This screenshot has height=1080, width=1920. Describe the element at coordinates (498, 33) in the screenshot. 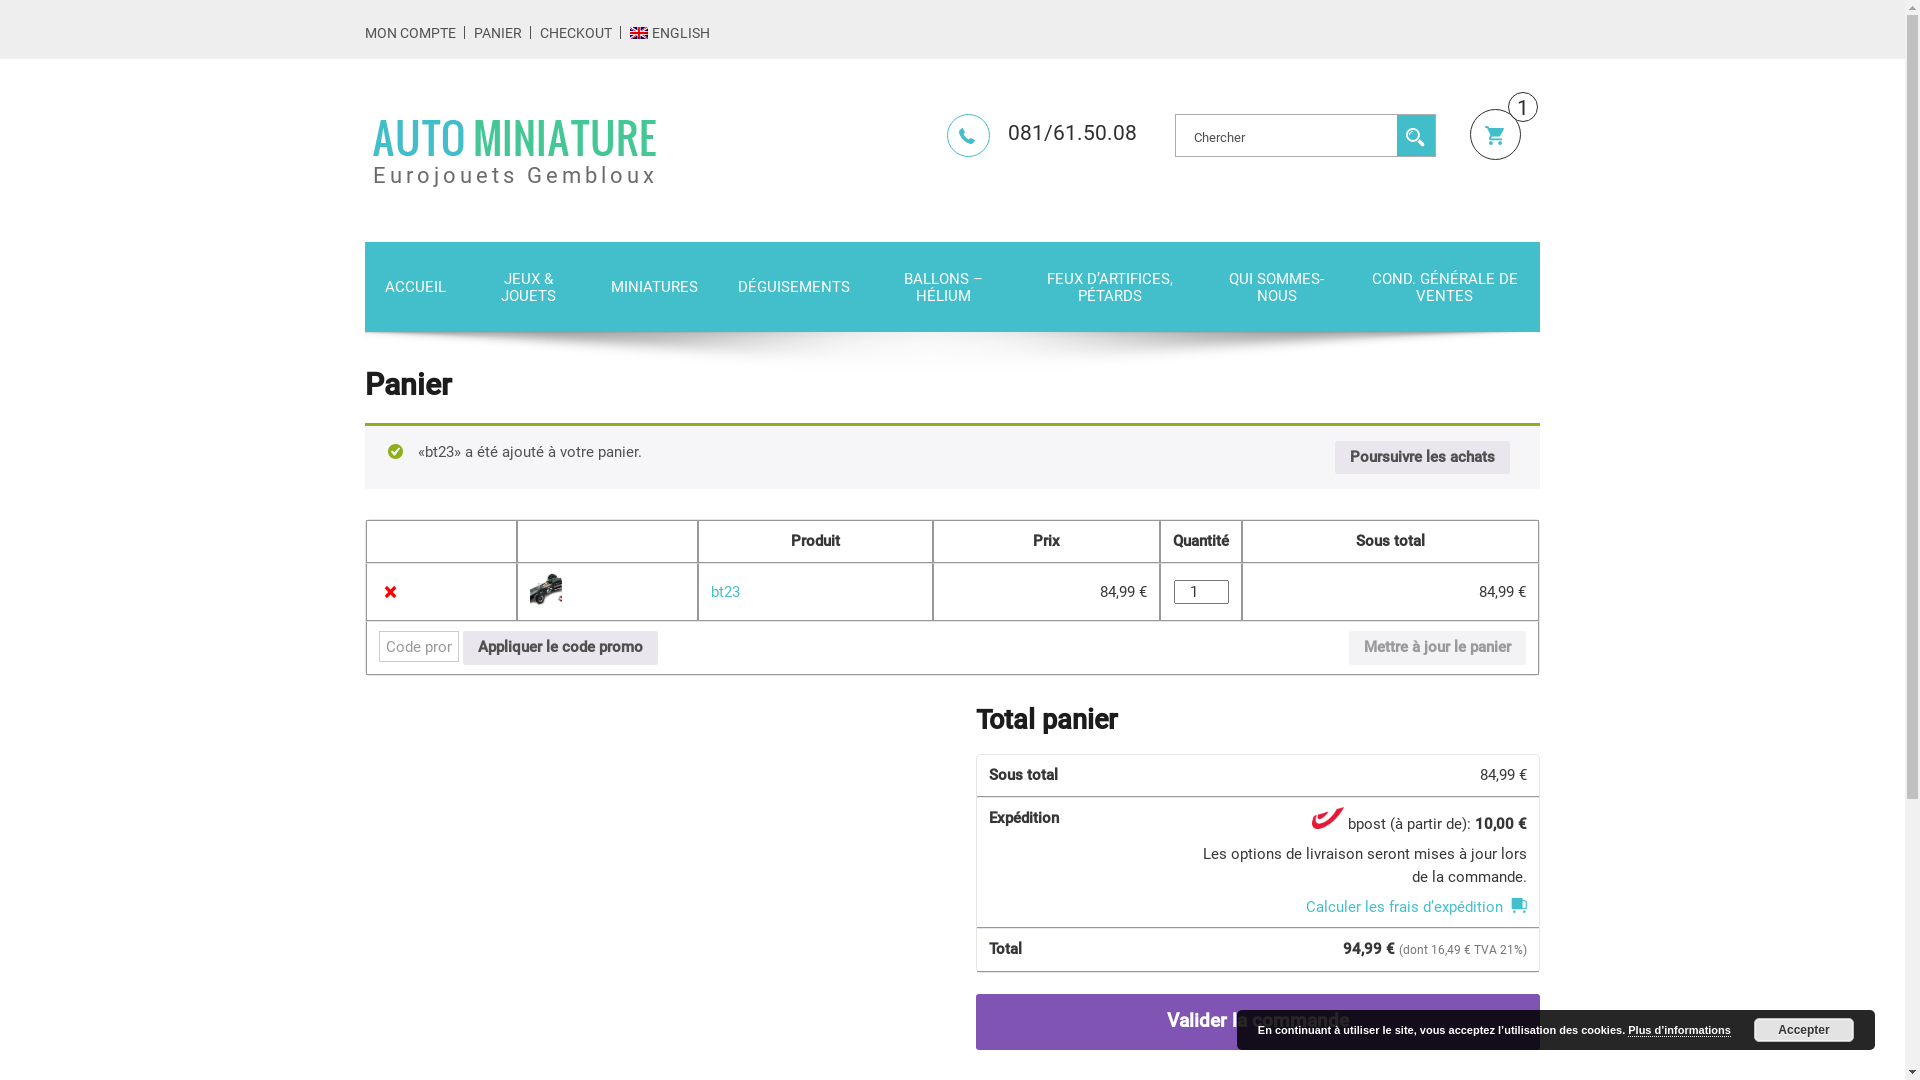

I see `'PANIER'` at that location.